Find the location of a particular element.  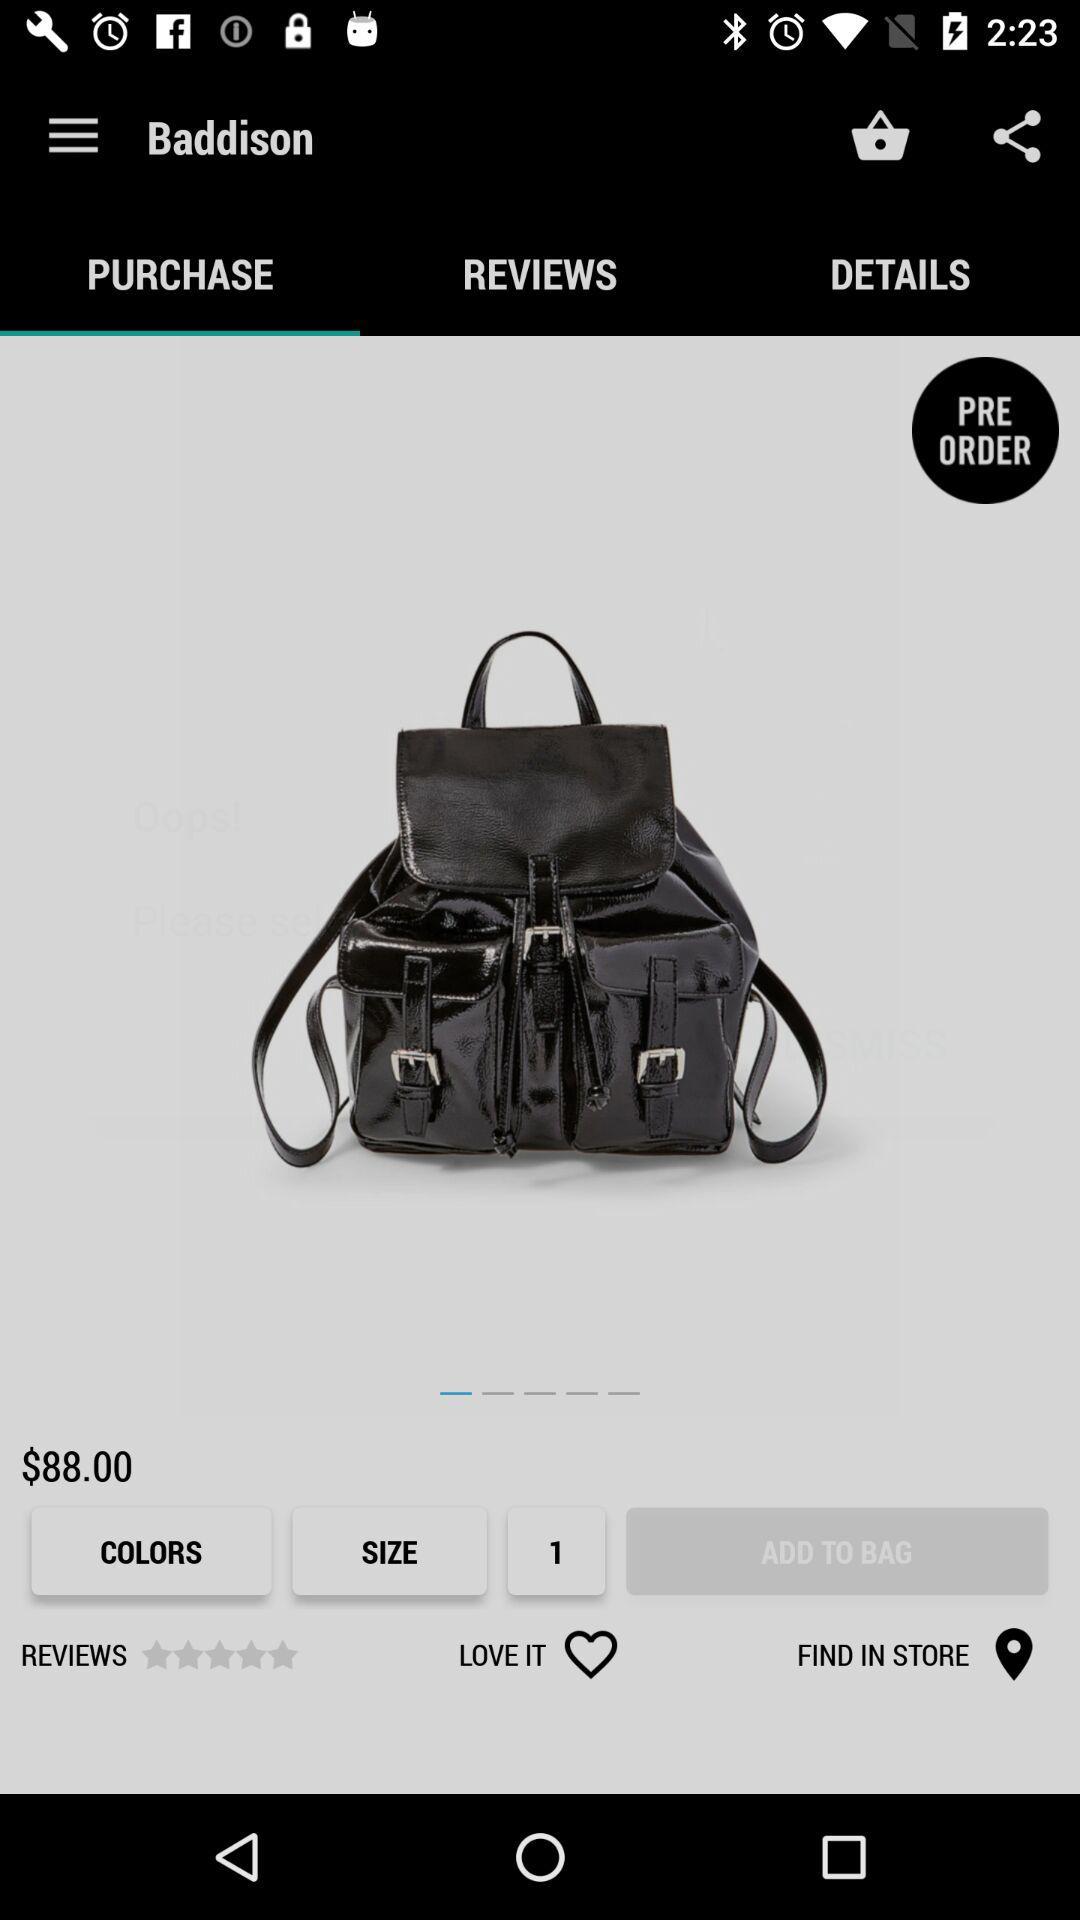

item picture is located at coordinates (540, 876).